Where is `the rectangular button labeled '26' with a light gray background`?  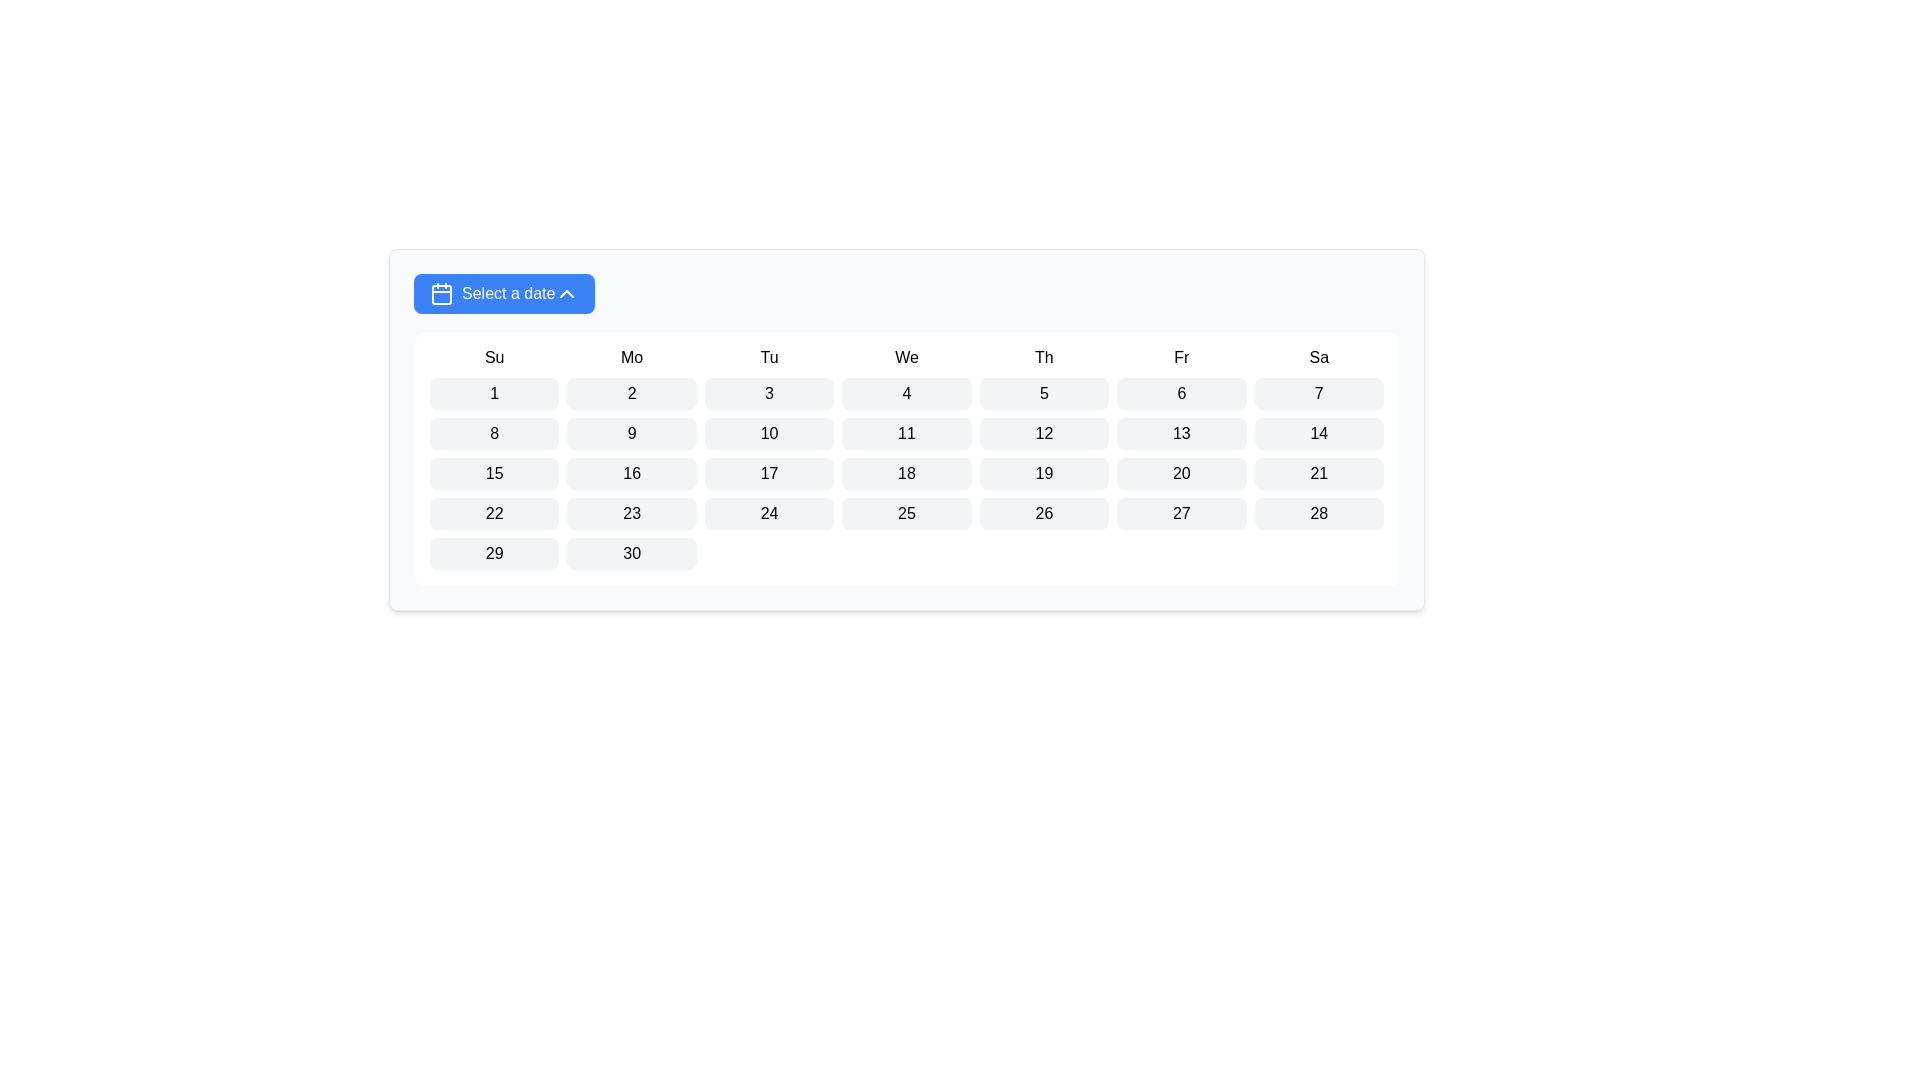
the rectangular button labeled '26' with a light gray background is located at coordinates (1043, 512).